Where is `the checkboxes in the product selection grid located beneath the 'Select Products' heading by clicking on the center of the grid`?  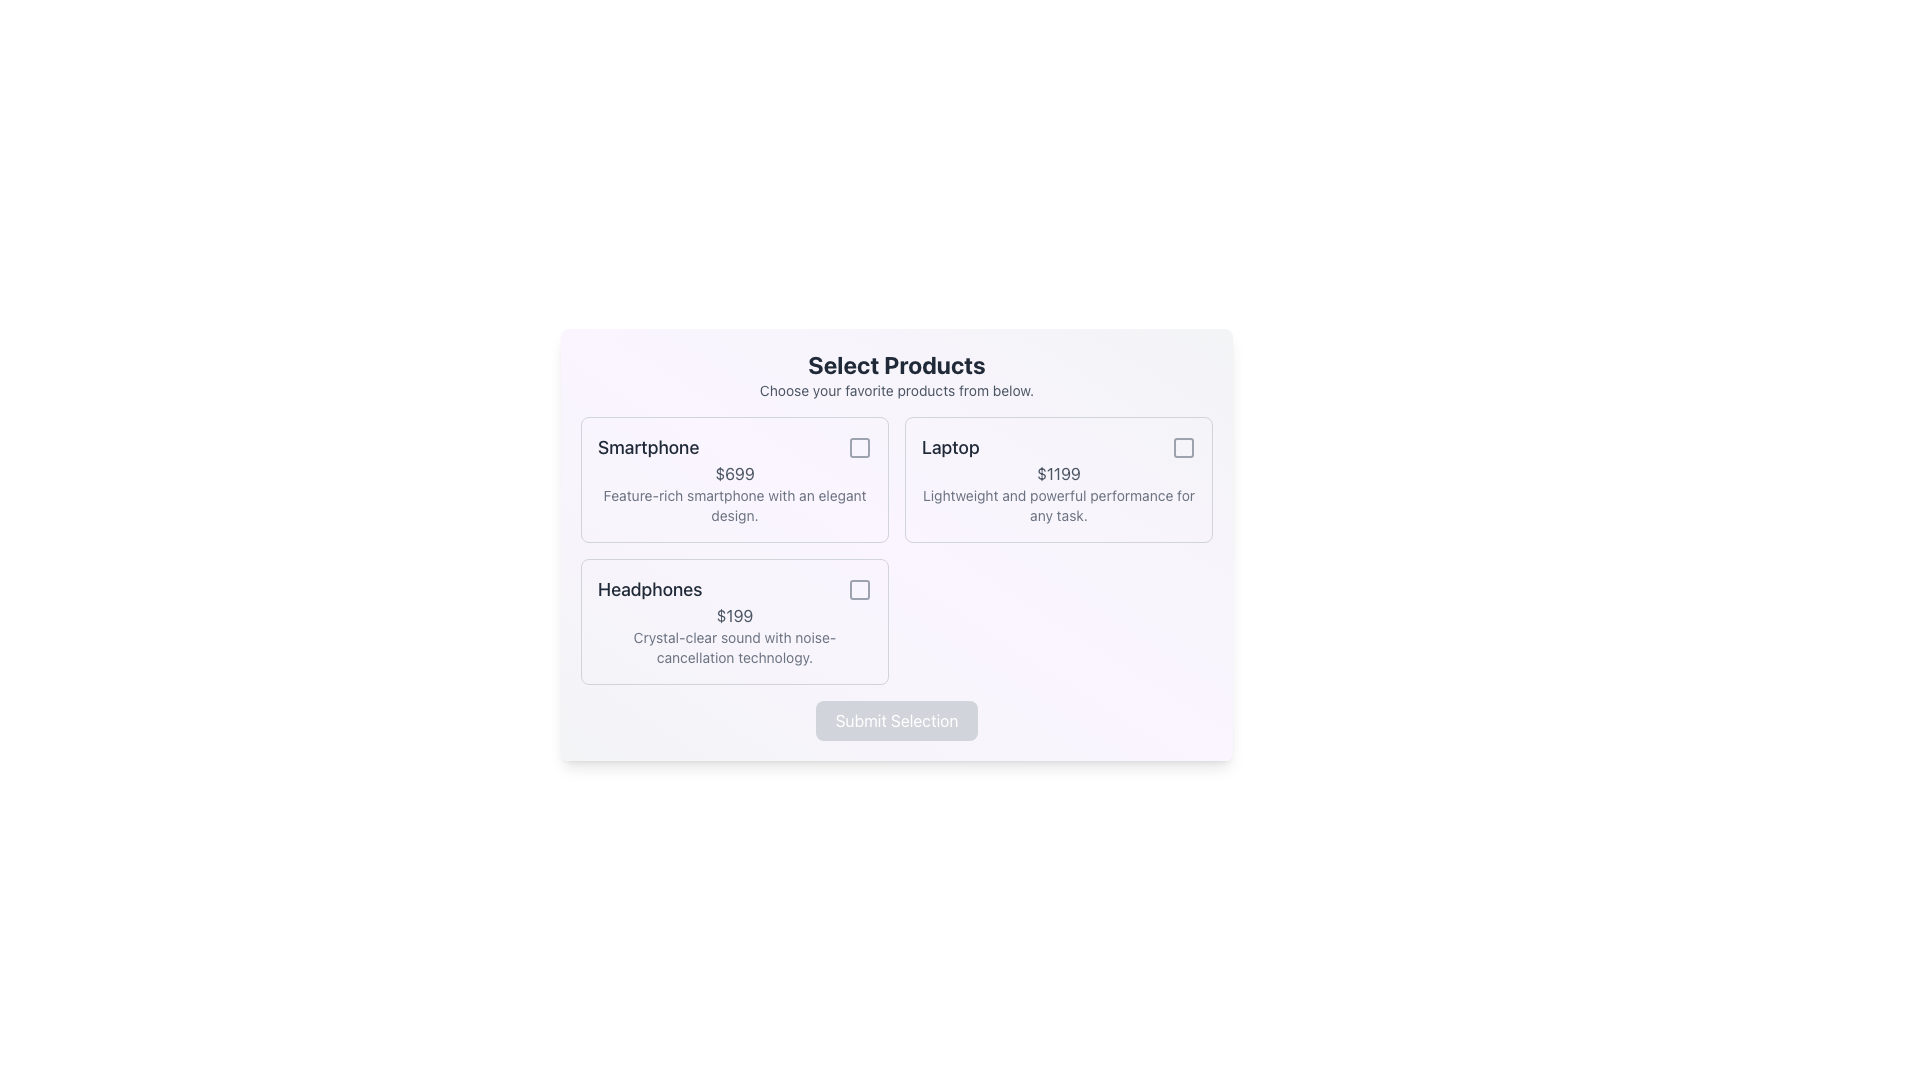 the checkboxes in the product selection grid located beneath the 'Select Products' heading by clicking on the center of the grid is located at coordinates (896, 551).